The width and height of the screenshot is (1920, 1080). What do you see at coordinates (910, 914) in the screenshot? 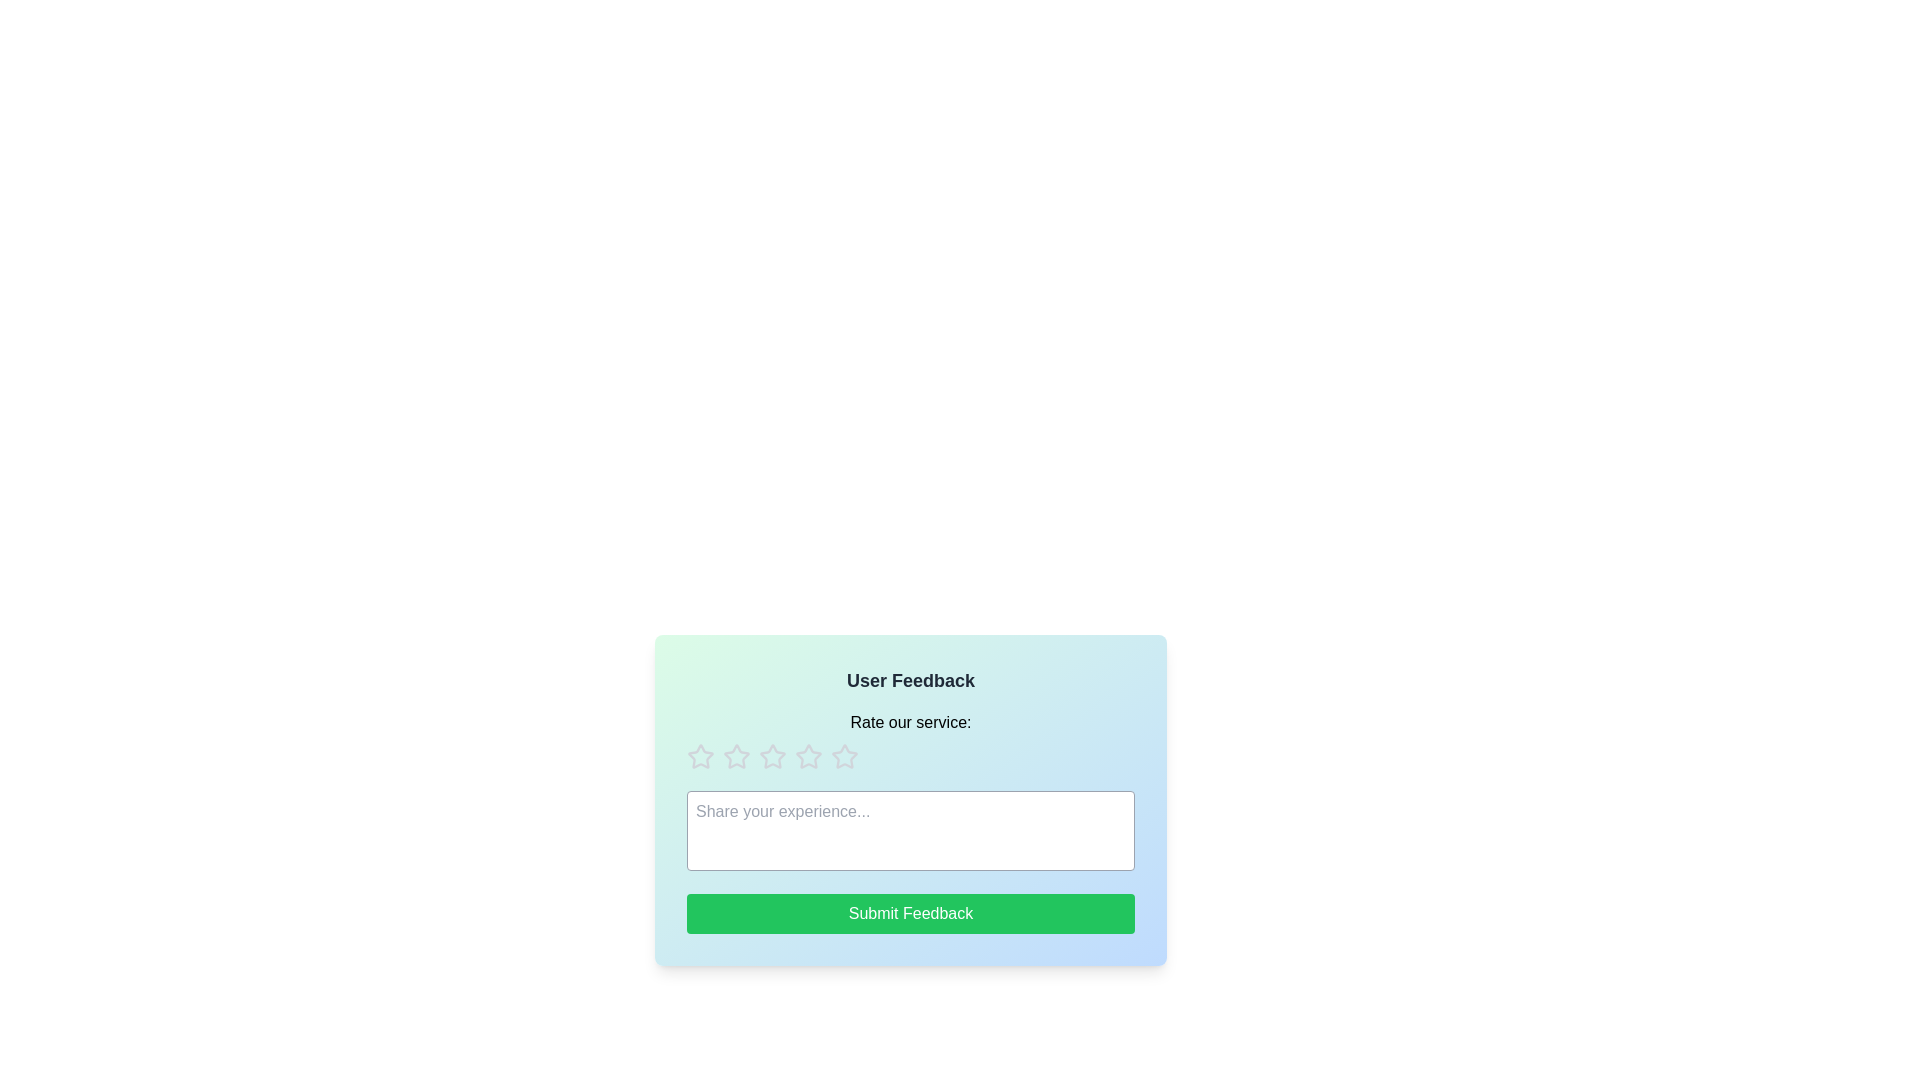
I see `the 'Submit Feedback' button` at bounding box center [910, 914].